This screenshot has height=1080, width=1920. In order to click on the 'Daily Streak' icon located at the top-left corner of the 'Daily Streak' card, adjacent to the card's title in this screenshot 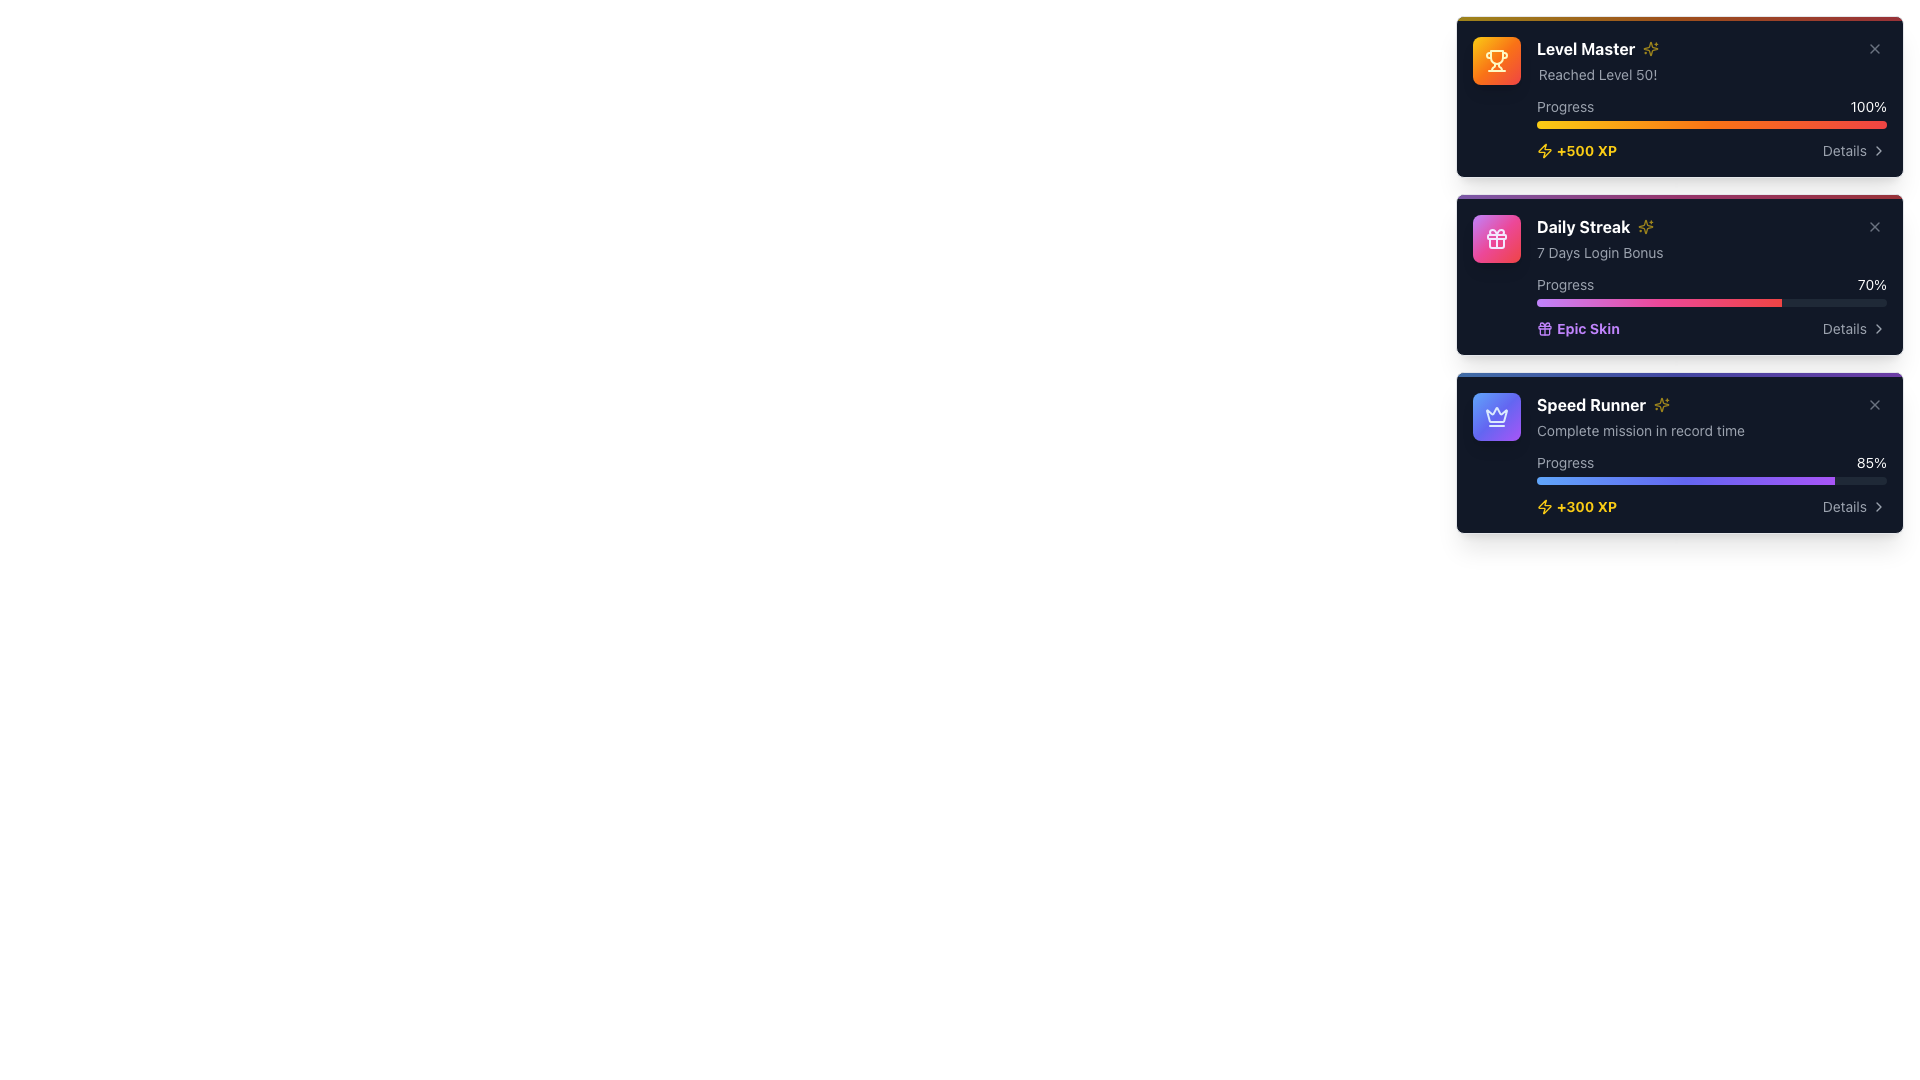, I will do `click(1497, 238)`.